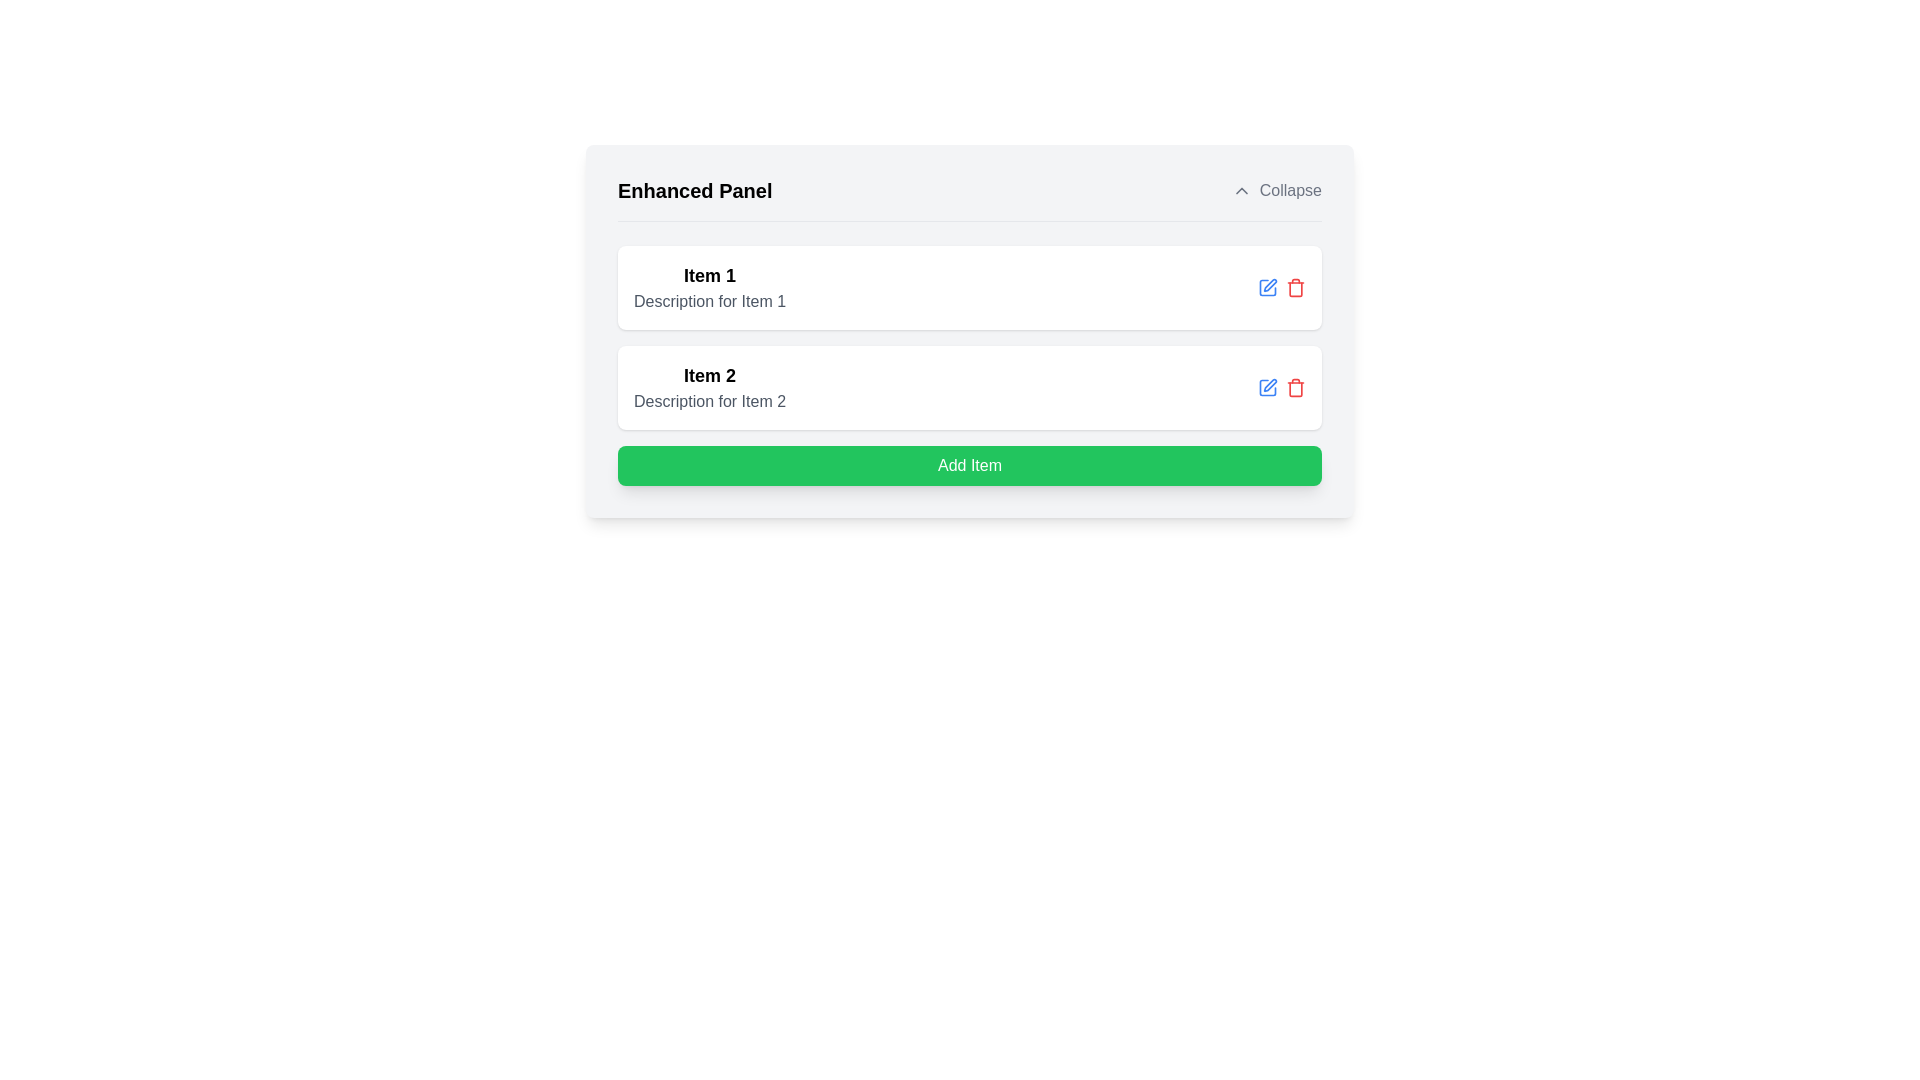 Image resolution: width=1920 pixels, height=1080 pixels. I want to click on the edit icon button located on the right side of the second card in a vertically stacked list, so click(1266, 388).